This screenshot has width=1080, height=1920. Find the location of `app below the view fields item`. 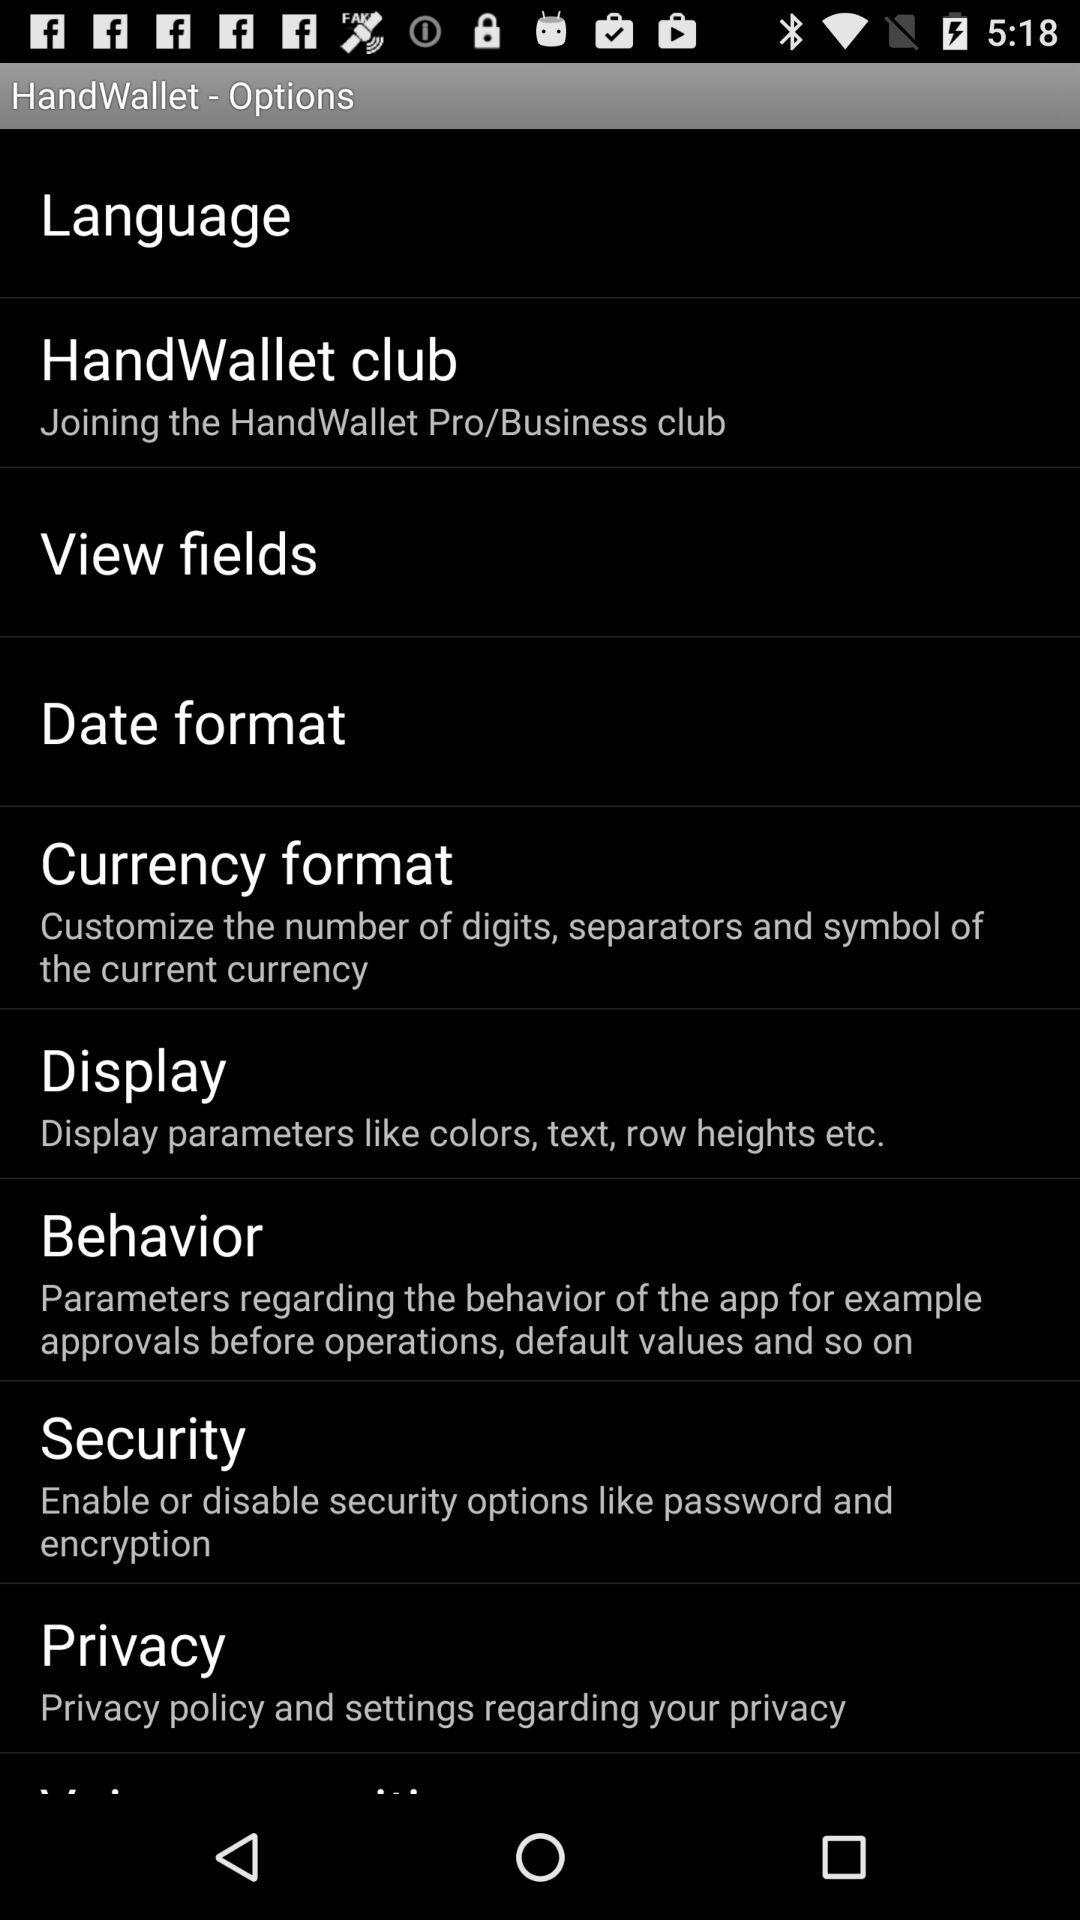

app below the view fields item is located at coordinates (193, 720).